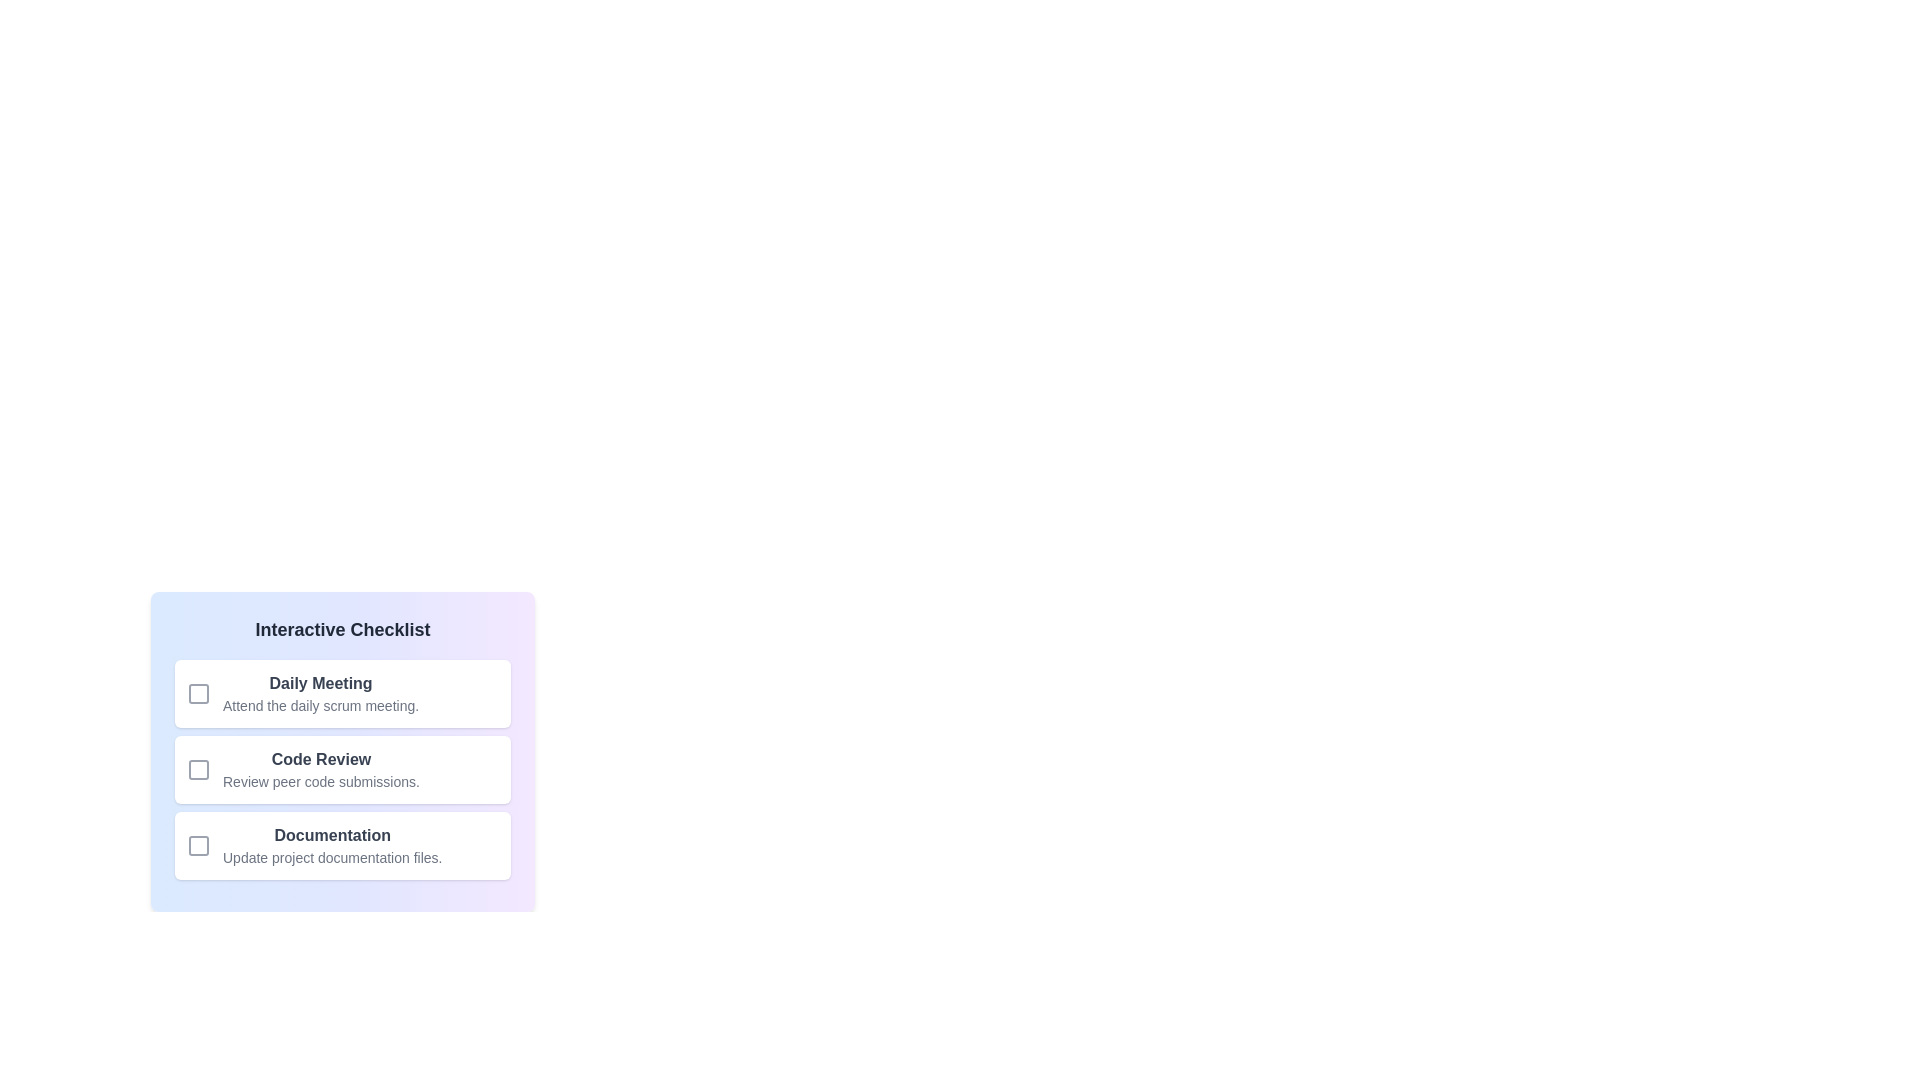 This screenshot has width=1920, height=1080. What do you see at coordinates (332, 856) in the screenshot?
I see `detailed description provided by the Text label located underneath the bold title 'Documentation' in the checklist` at bounding box center [332, 856].